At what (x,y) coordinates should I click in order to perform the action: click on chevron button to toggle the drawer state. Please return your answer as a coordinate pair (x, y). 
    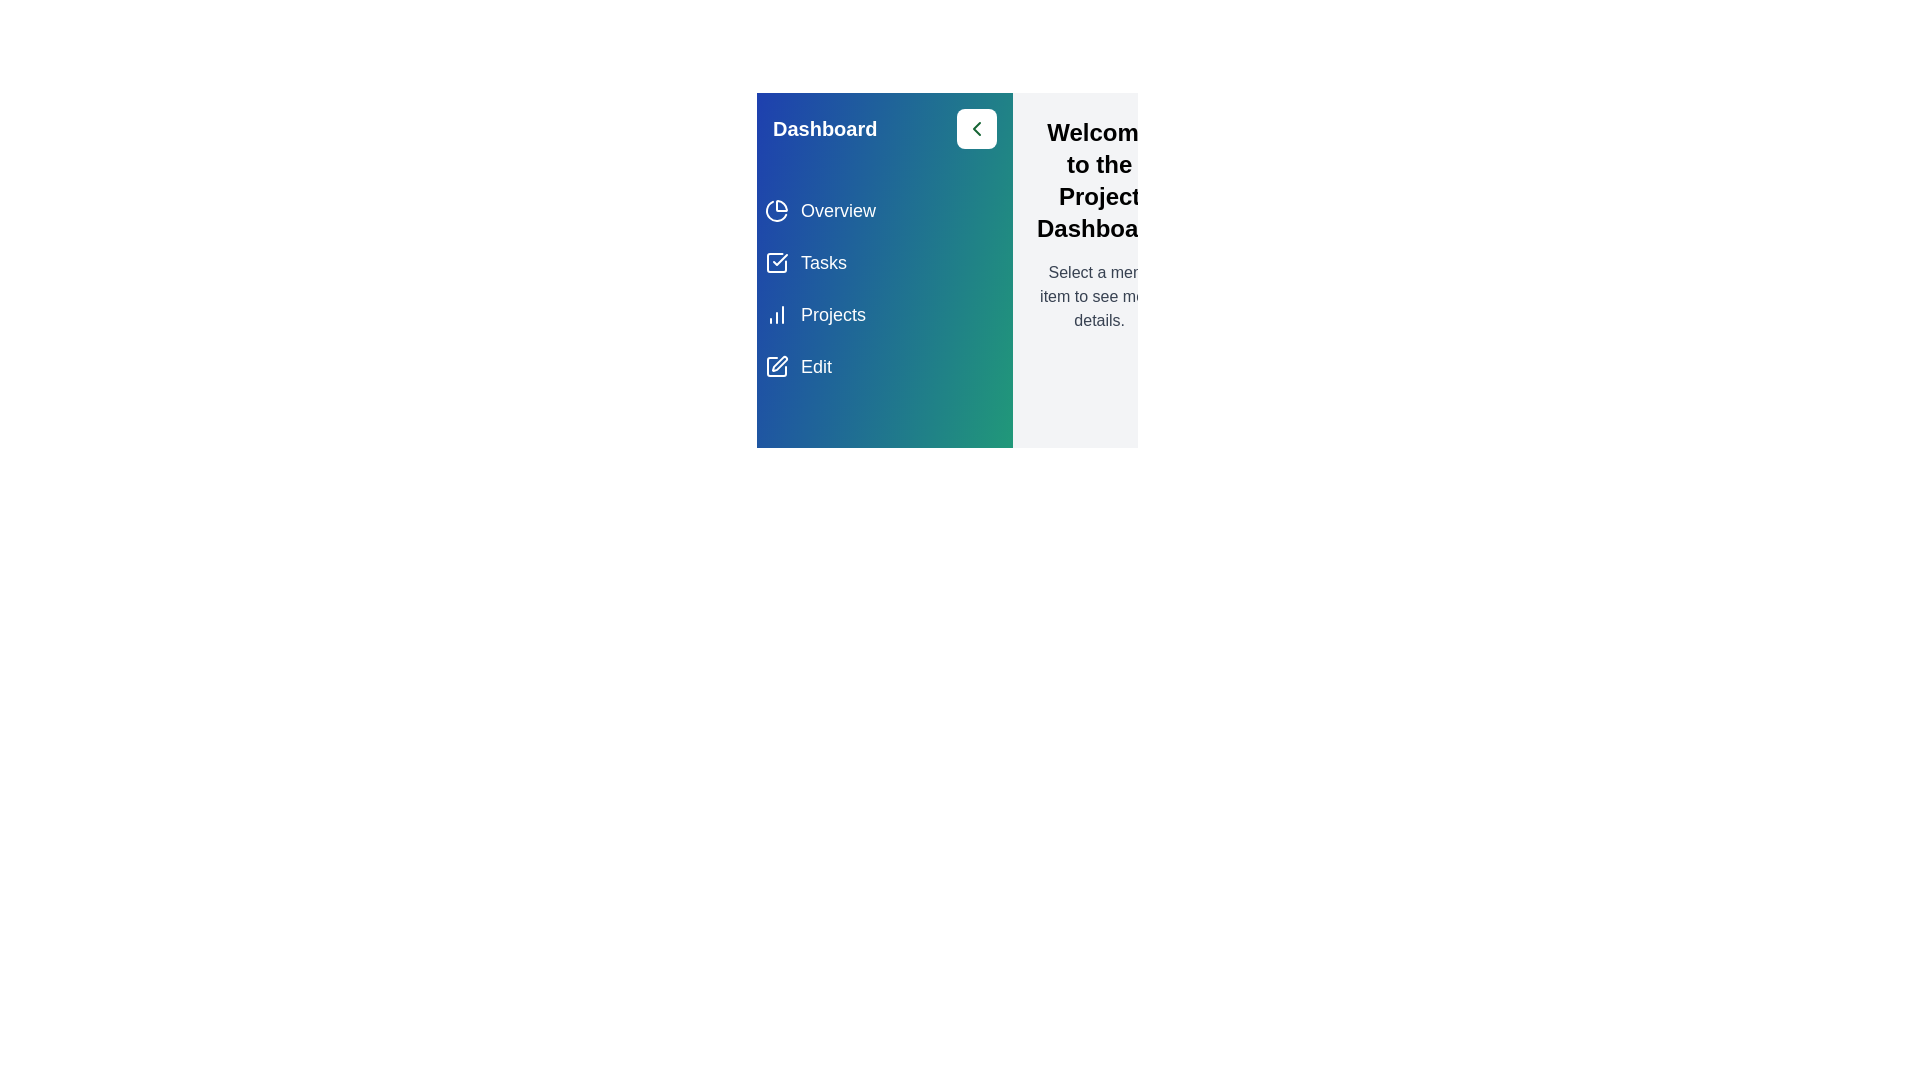
    Looking at the image, I should click on (977, 128).